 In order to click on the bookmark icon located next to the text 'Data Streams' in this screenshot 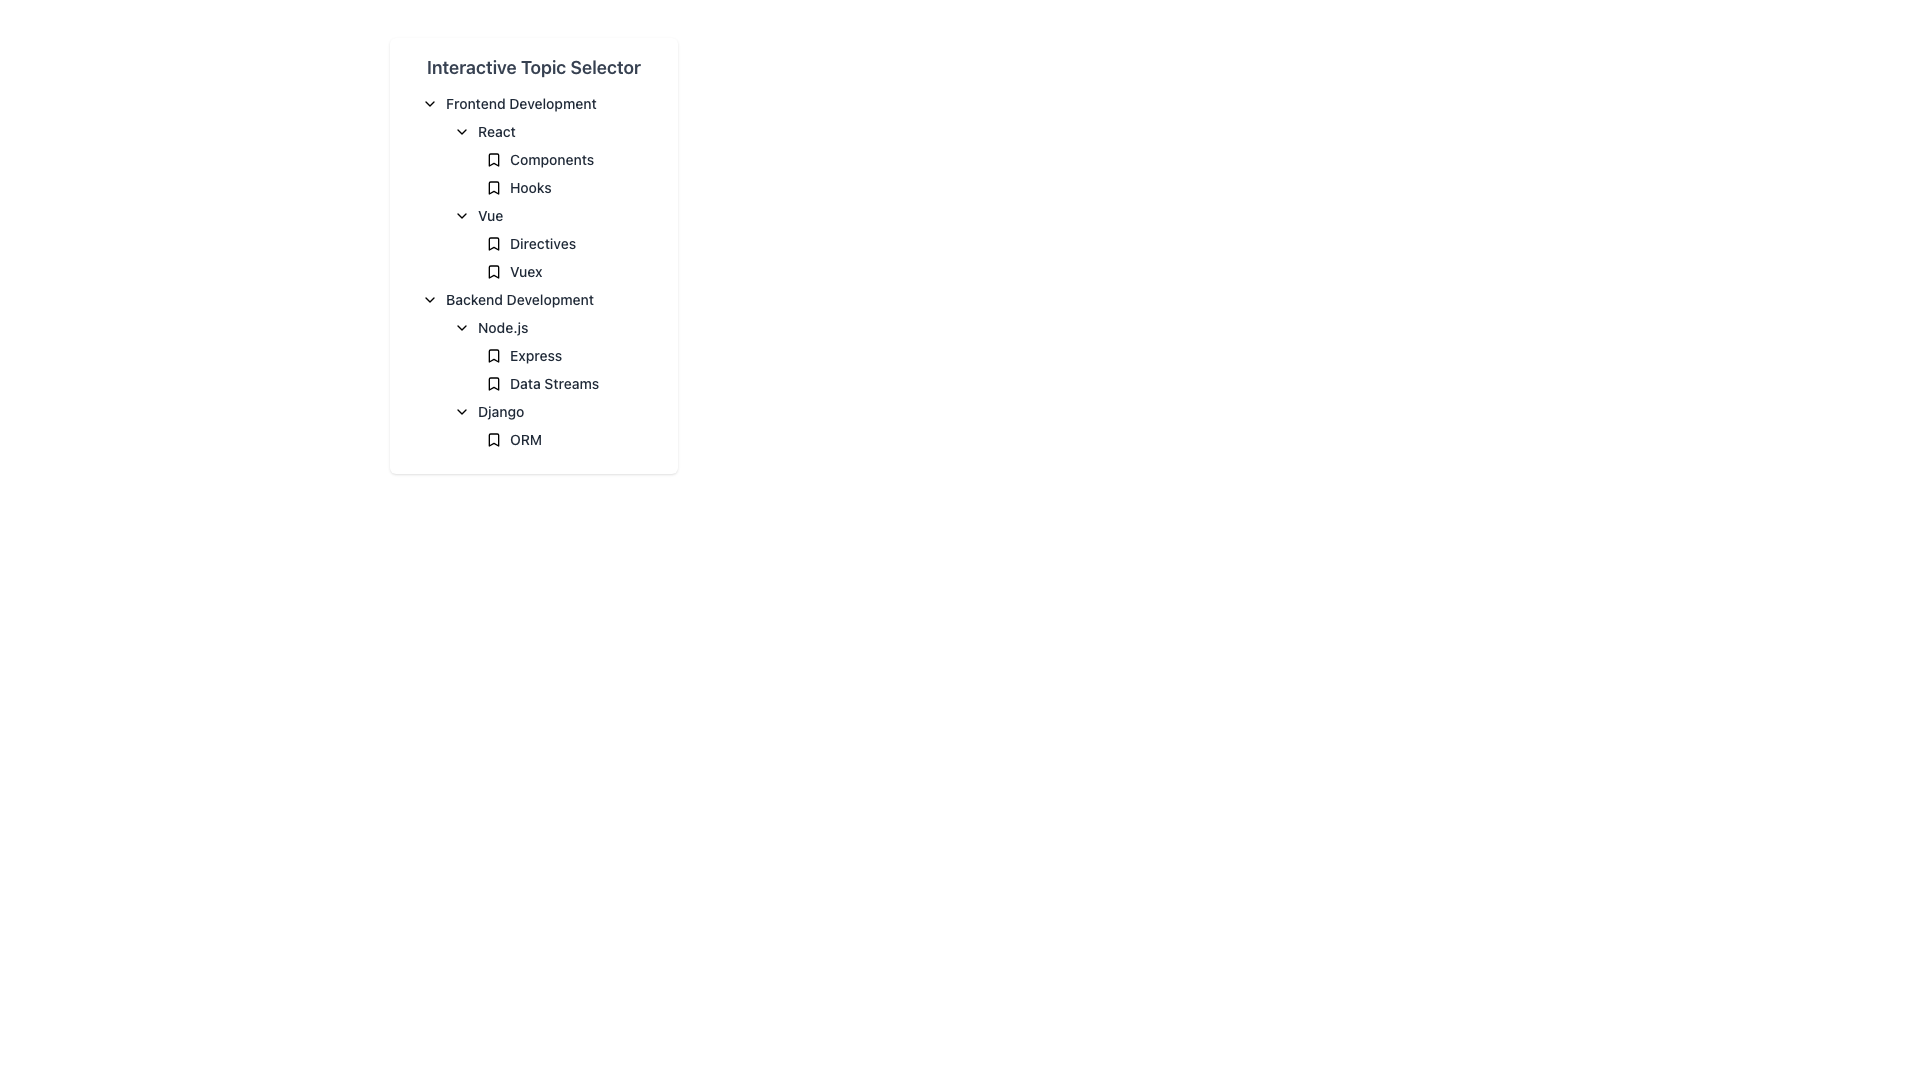, I will do `click(494, 384)`.